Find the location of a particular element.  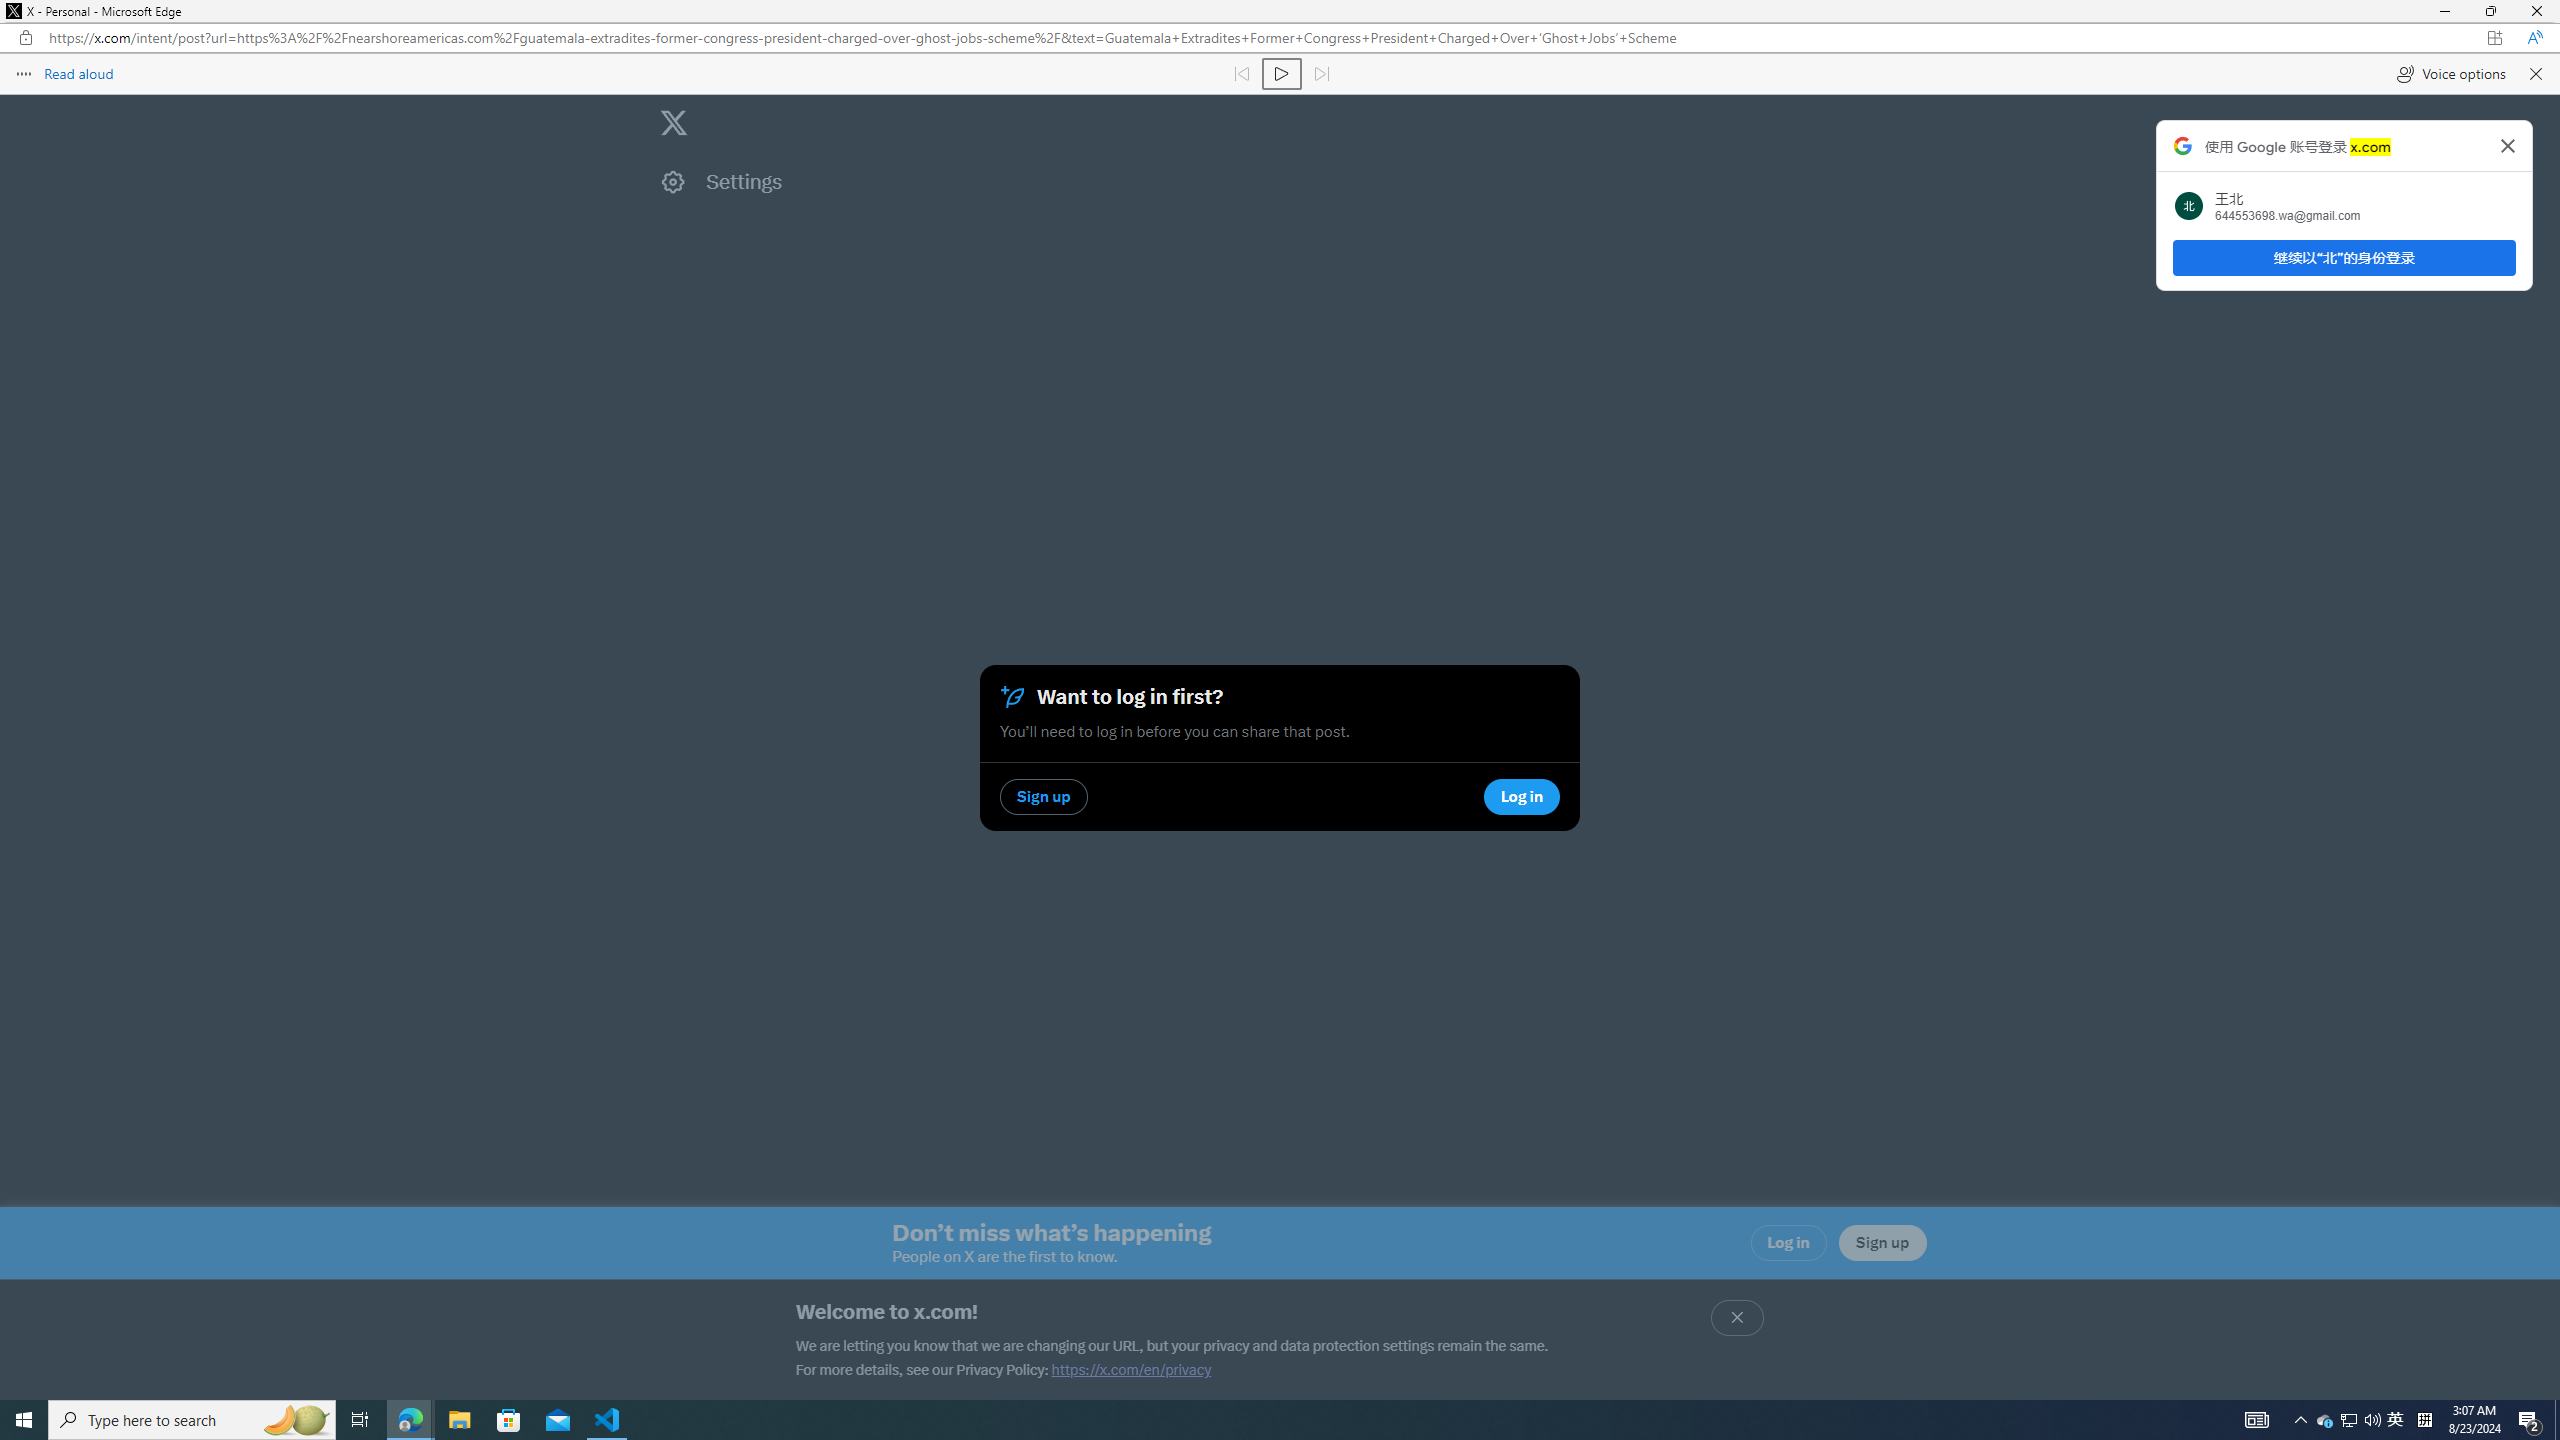

'Class: Bz112c Bz112c-r9oPif' is located at coordinates (2507, 145).